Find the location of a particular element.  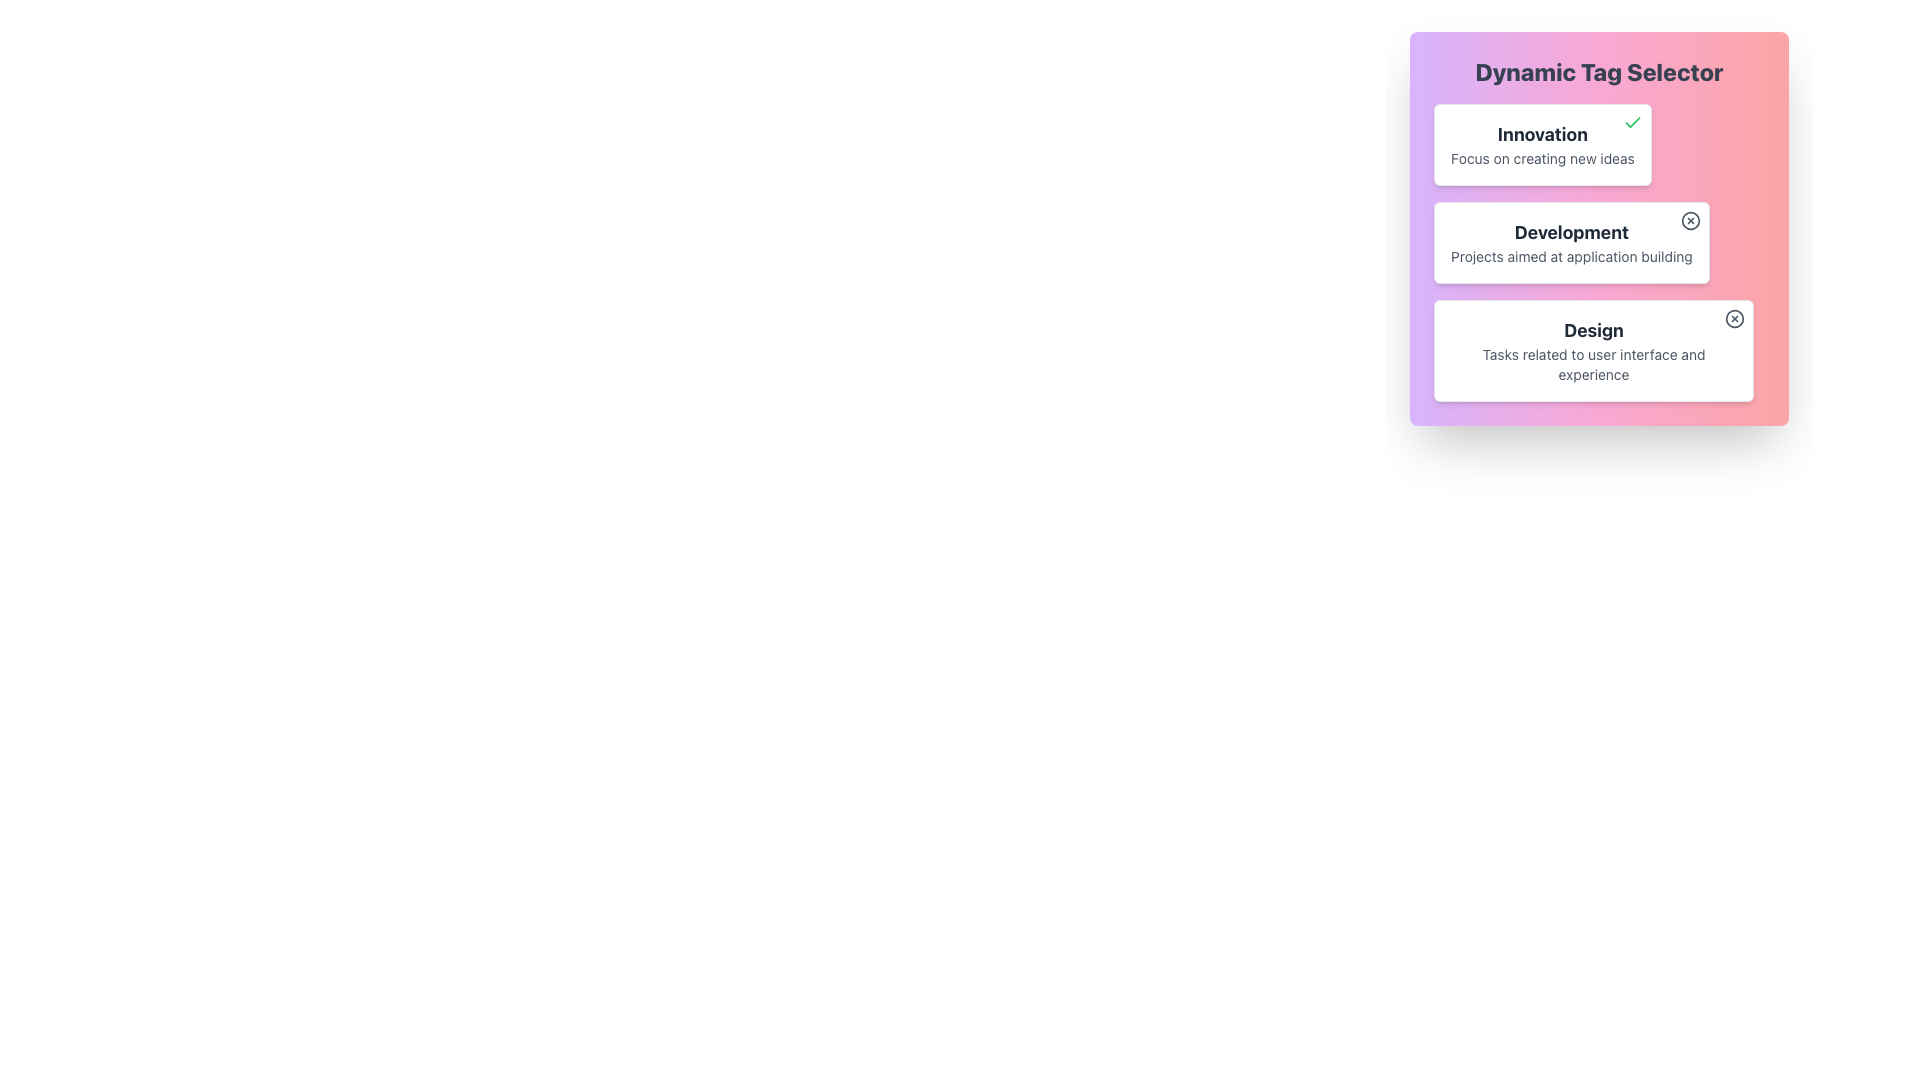

the circular icon located at the center of the right-most icon in the 'Design' tag of the 'Dynamic Tag Selector' UI component to initiate the deletion action is located at coordinates (1733, 318).